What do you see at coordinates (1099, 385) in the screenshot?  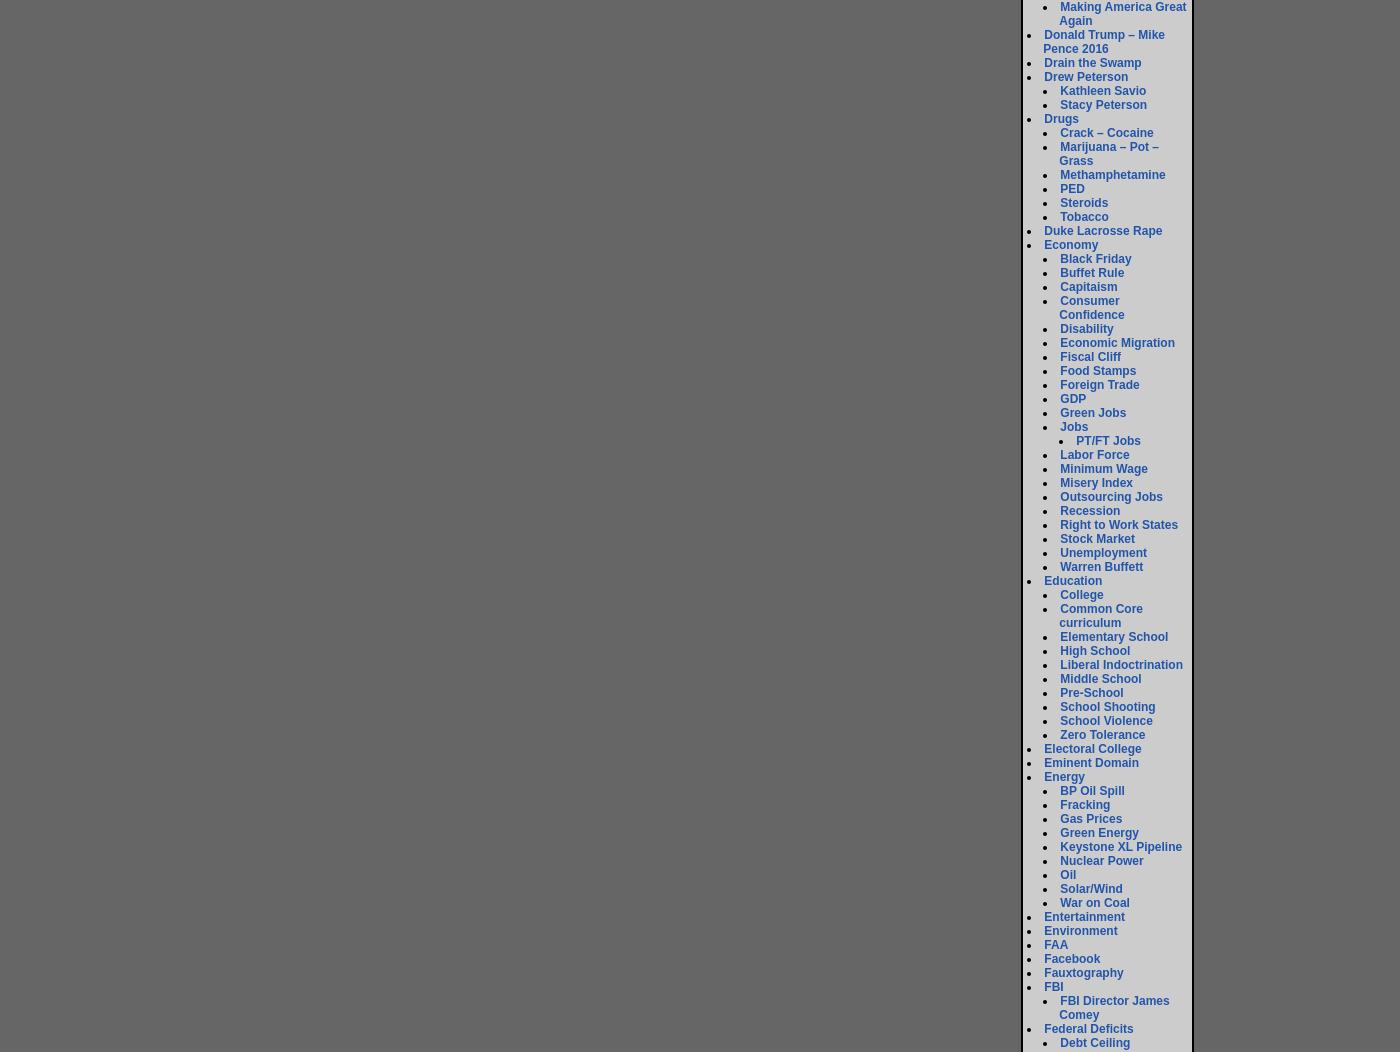 I see `'Foreign Trade'` at bounding box center [1099, 385].